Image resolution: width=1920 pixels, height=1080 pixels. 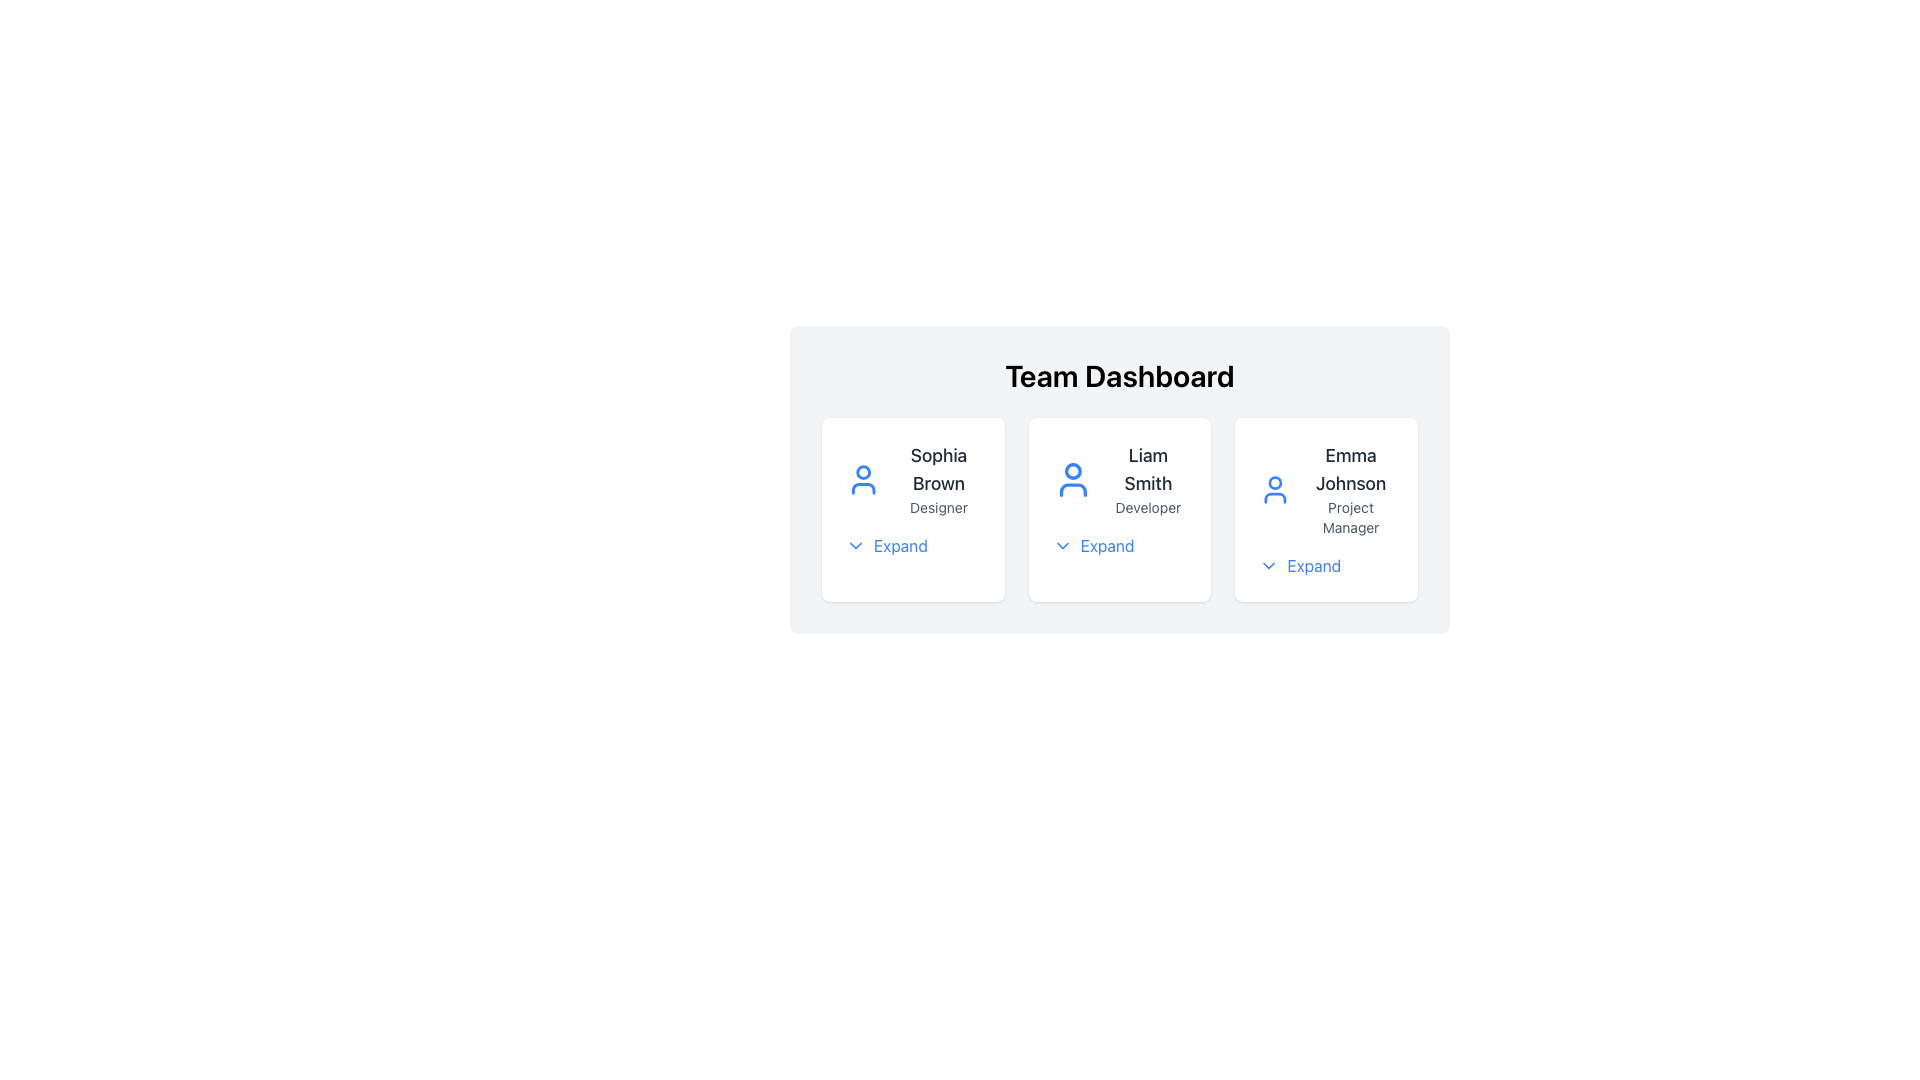 I want to click on the text 'Sophia Brown' in the upper-middle position of the leftmost user profile card, so click(x=938, y=470).